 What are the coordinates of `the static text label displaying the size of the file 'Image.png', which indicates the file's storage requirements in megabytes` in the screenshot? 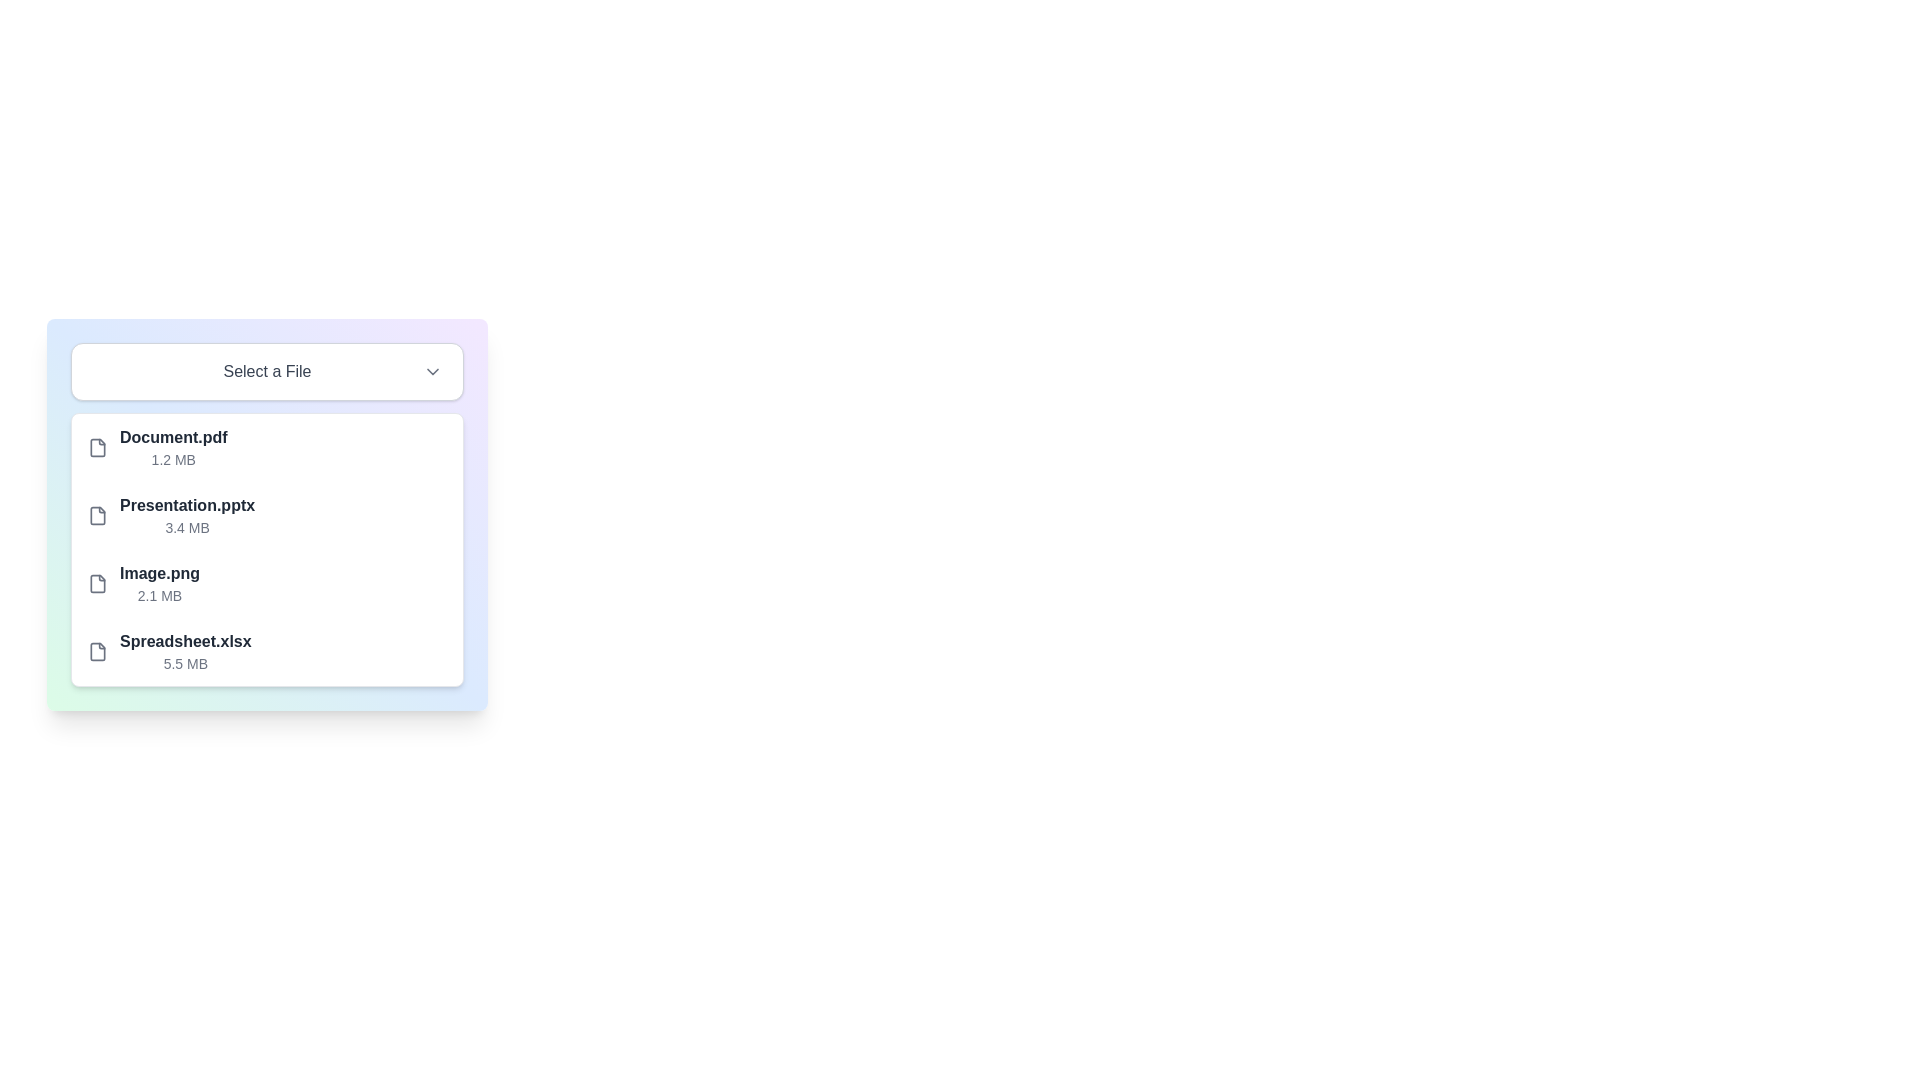 It's located at (158, 595).